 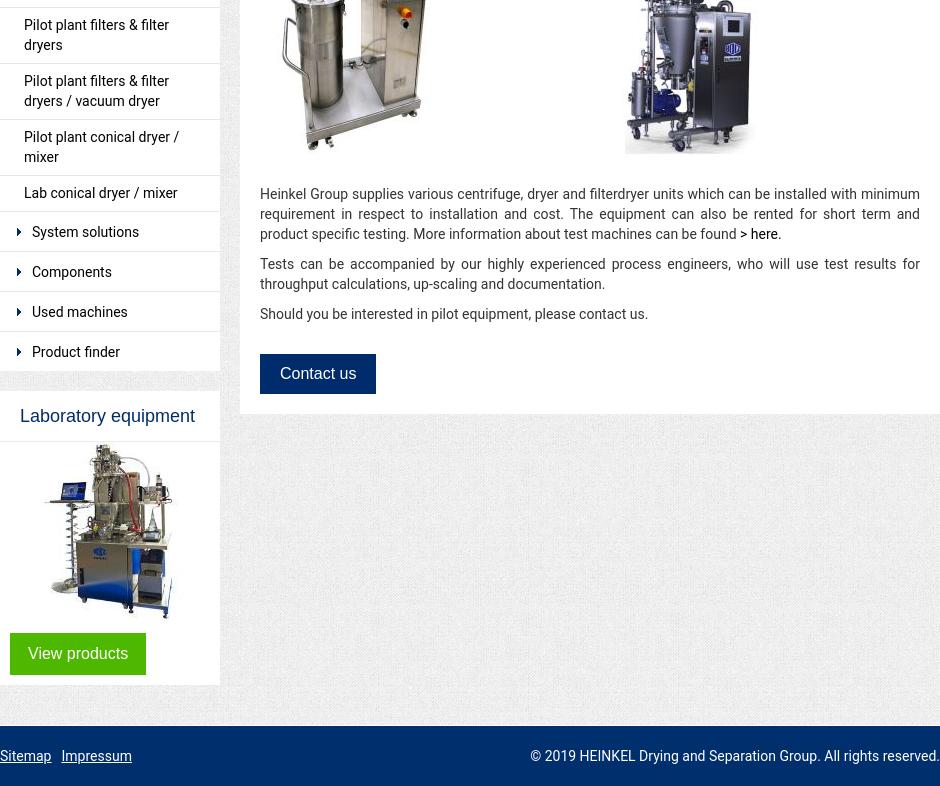 What do you see at coordinates (101, 145) in the screenshot?
I see `'Pilot plant conical dryer / mixer'` at bounding box center [101, 145].